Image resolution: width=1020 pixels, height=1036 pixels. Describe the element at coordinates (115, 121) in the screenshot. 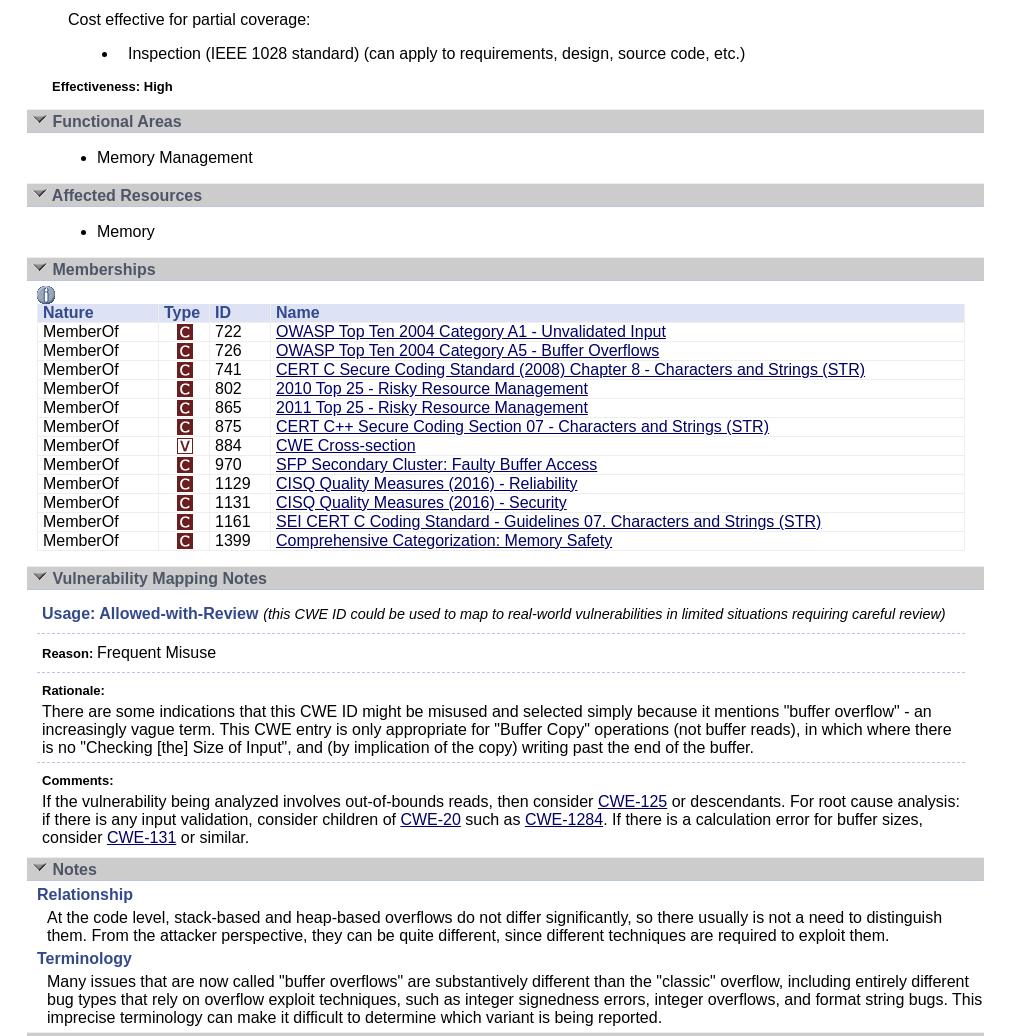

I see `'Functional Areas'` at that location.